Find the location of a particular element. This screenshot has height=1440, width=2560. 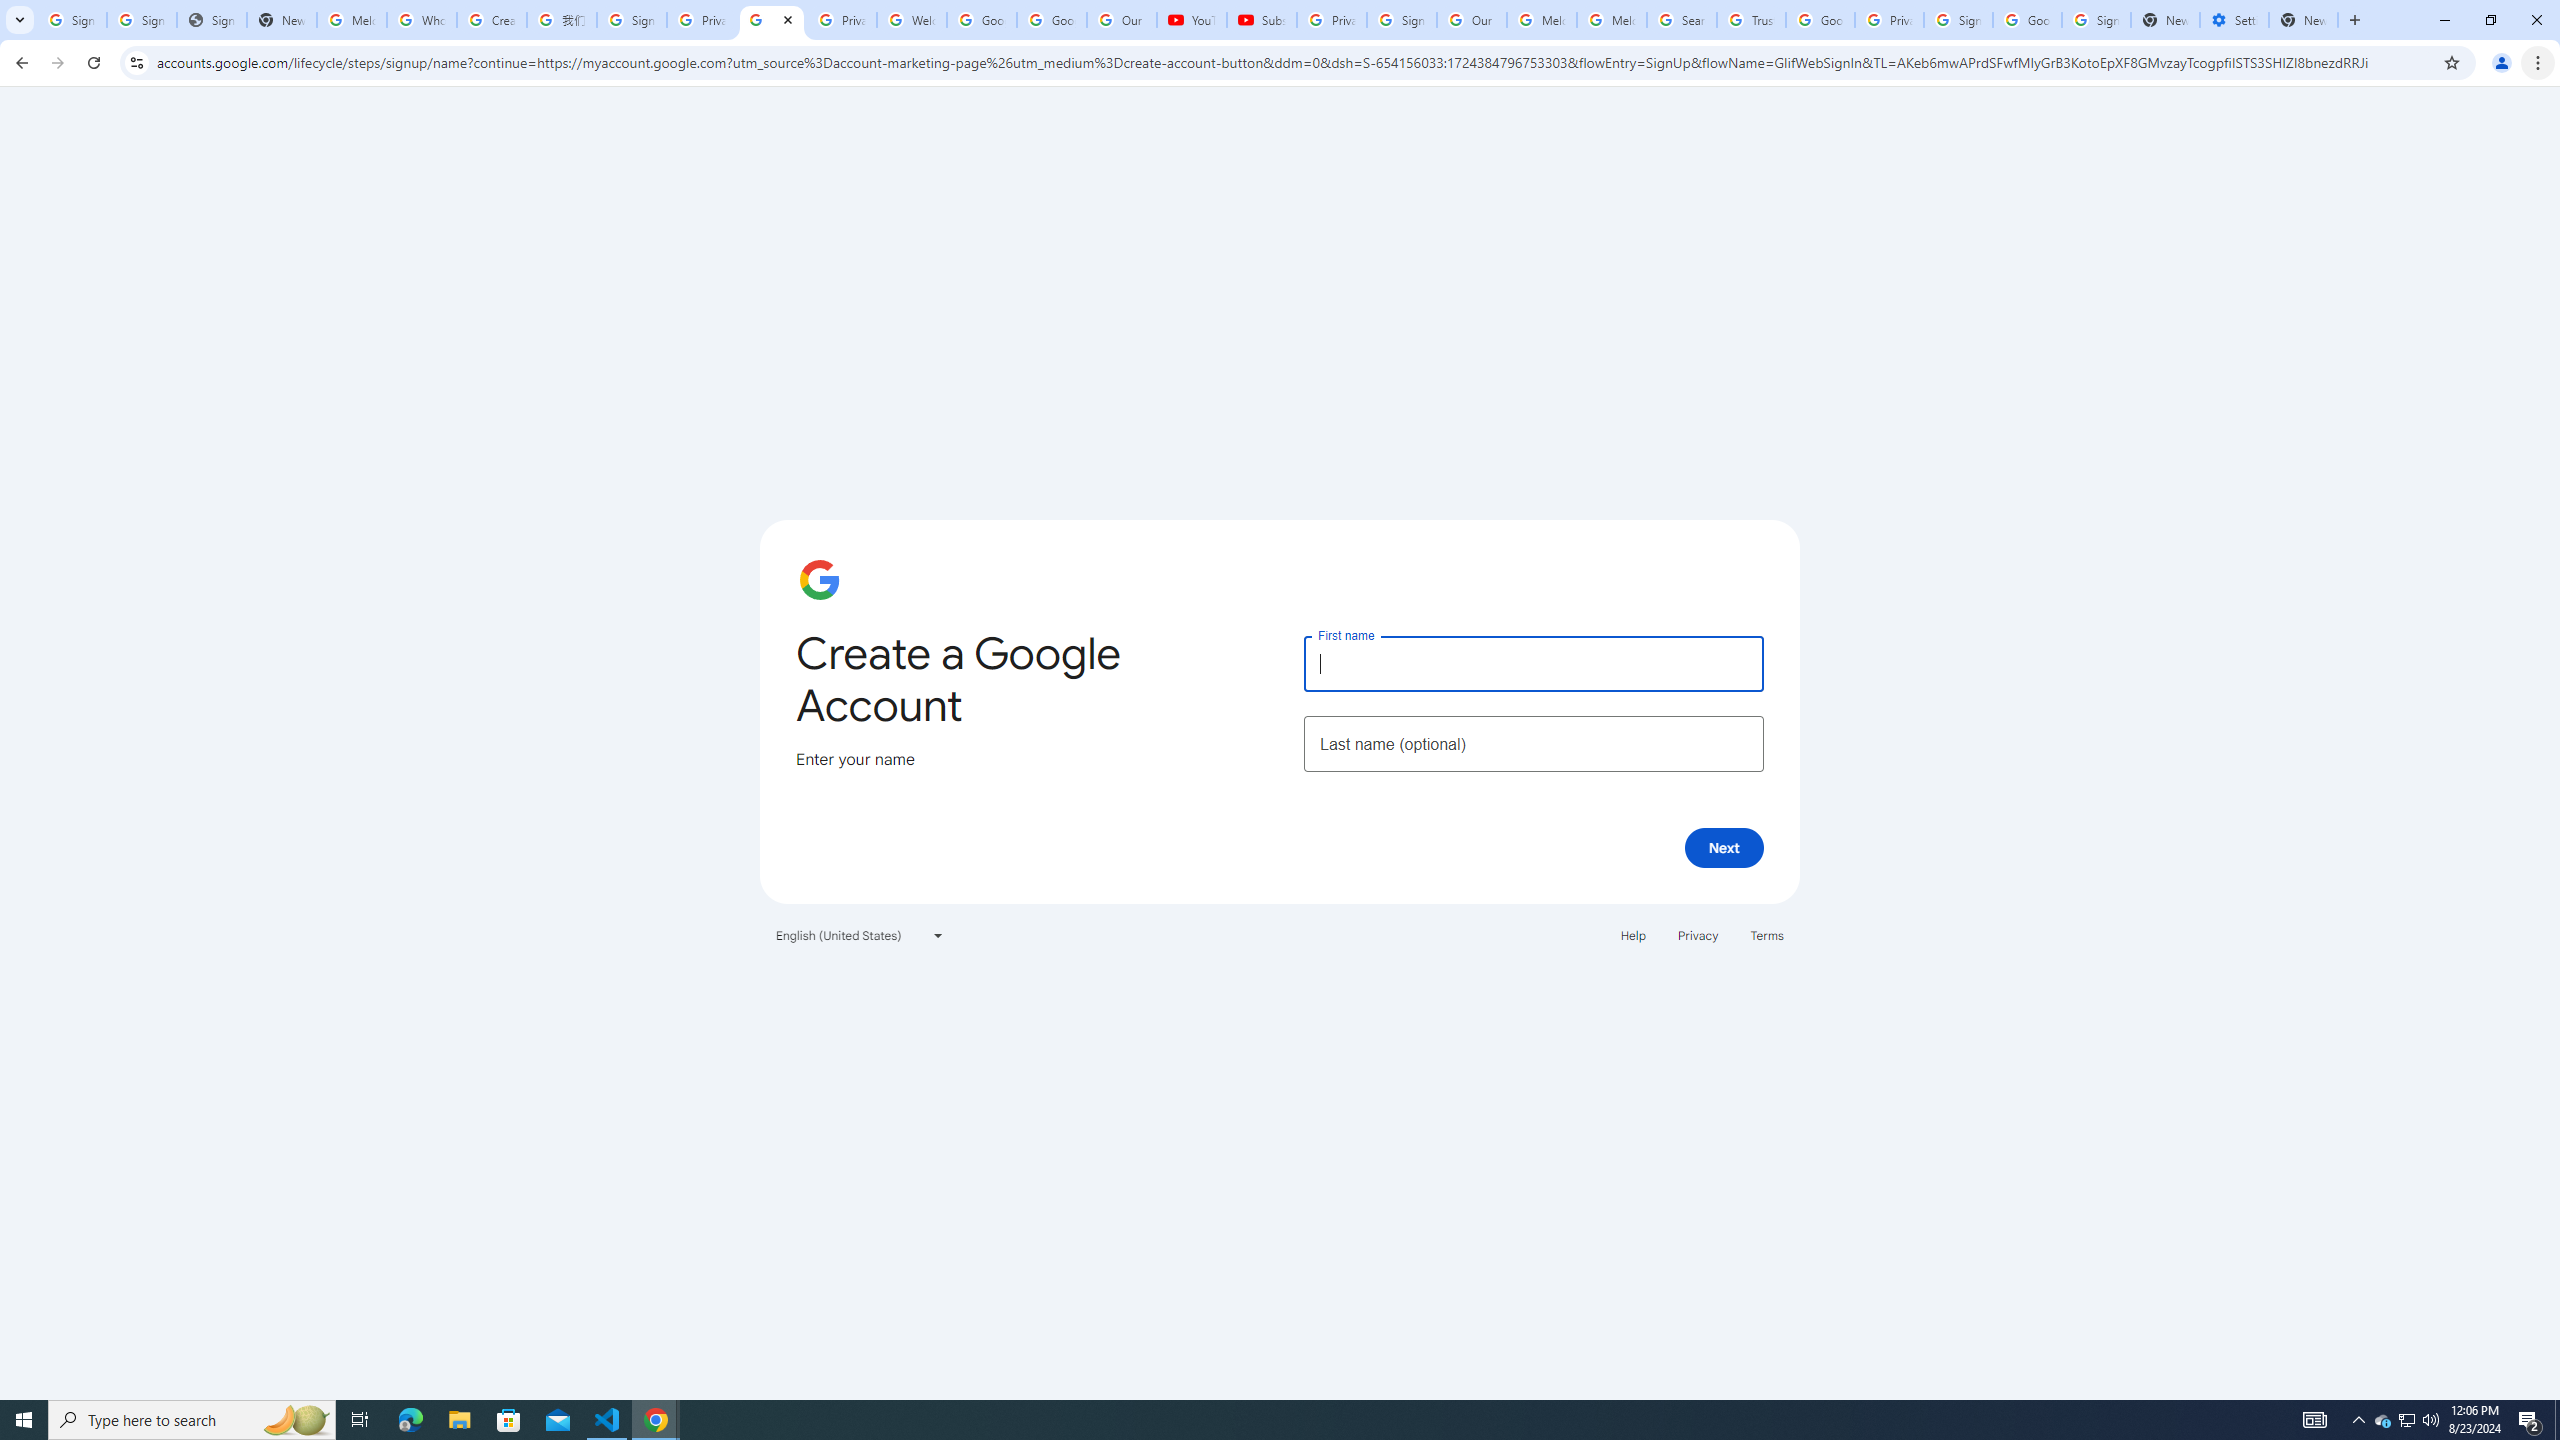

'Search our Doodle Library Collection - Google Doodles' is located at coordinates (1680, 19).